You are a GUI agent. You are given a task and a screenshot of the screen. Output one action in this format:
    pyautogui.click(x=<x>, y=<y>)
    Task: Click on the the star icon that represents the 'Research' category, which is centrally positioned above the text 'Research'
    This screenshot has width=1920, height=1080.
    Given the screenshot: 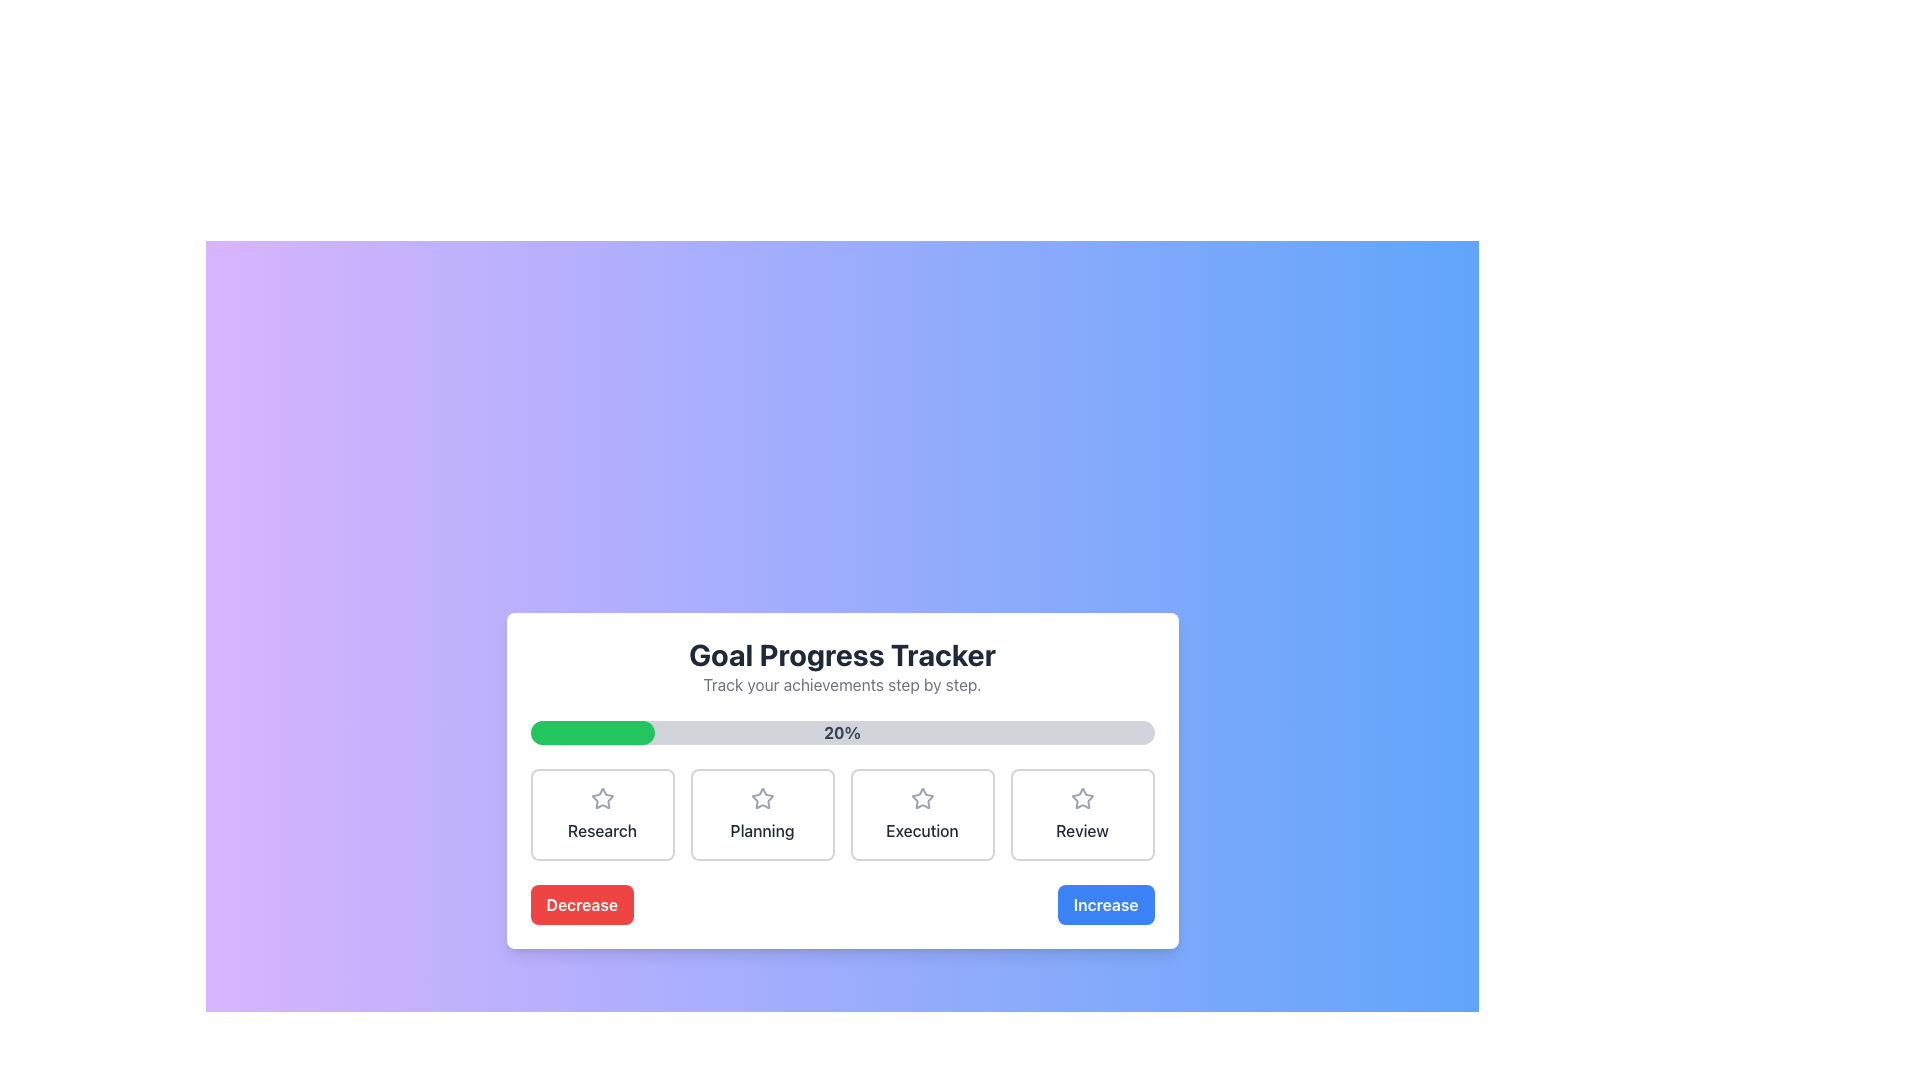 What is the action you would take?
    pyautogui.click(x=601, y=797)
    